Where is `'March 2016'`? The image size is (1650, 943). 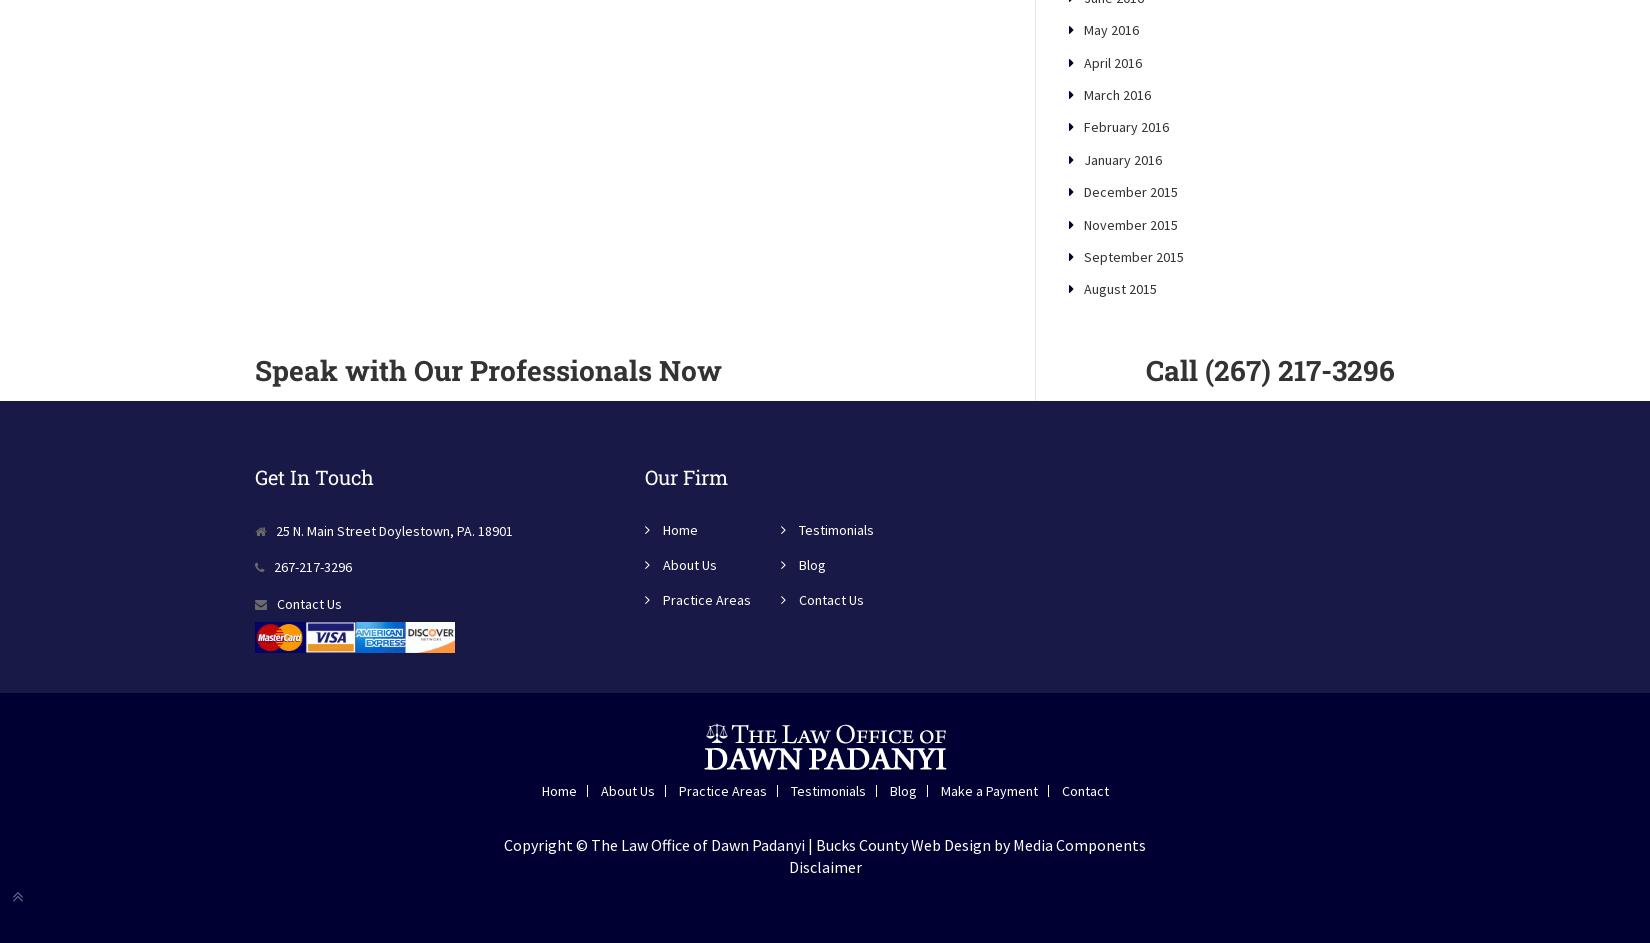
'March 2016' is located at coordinates (1084, 162).